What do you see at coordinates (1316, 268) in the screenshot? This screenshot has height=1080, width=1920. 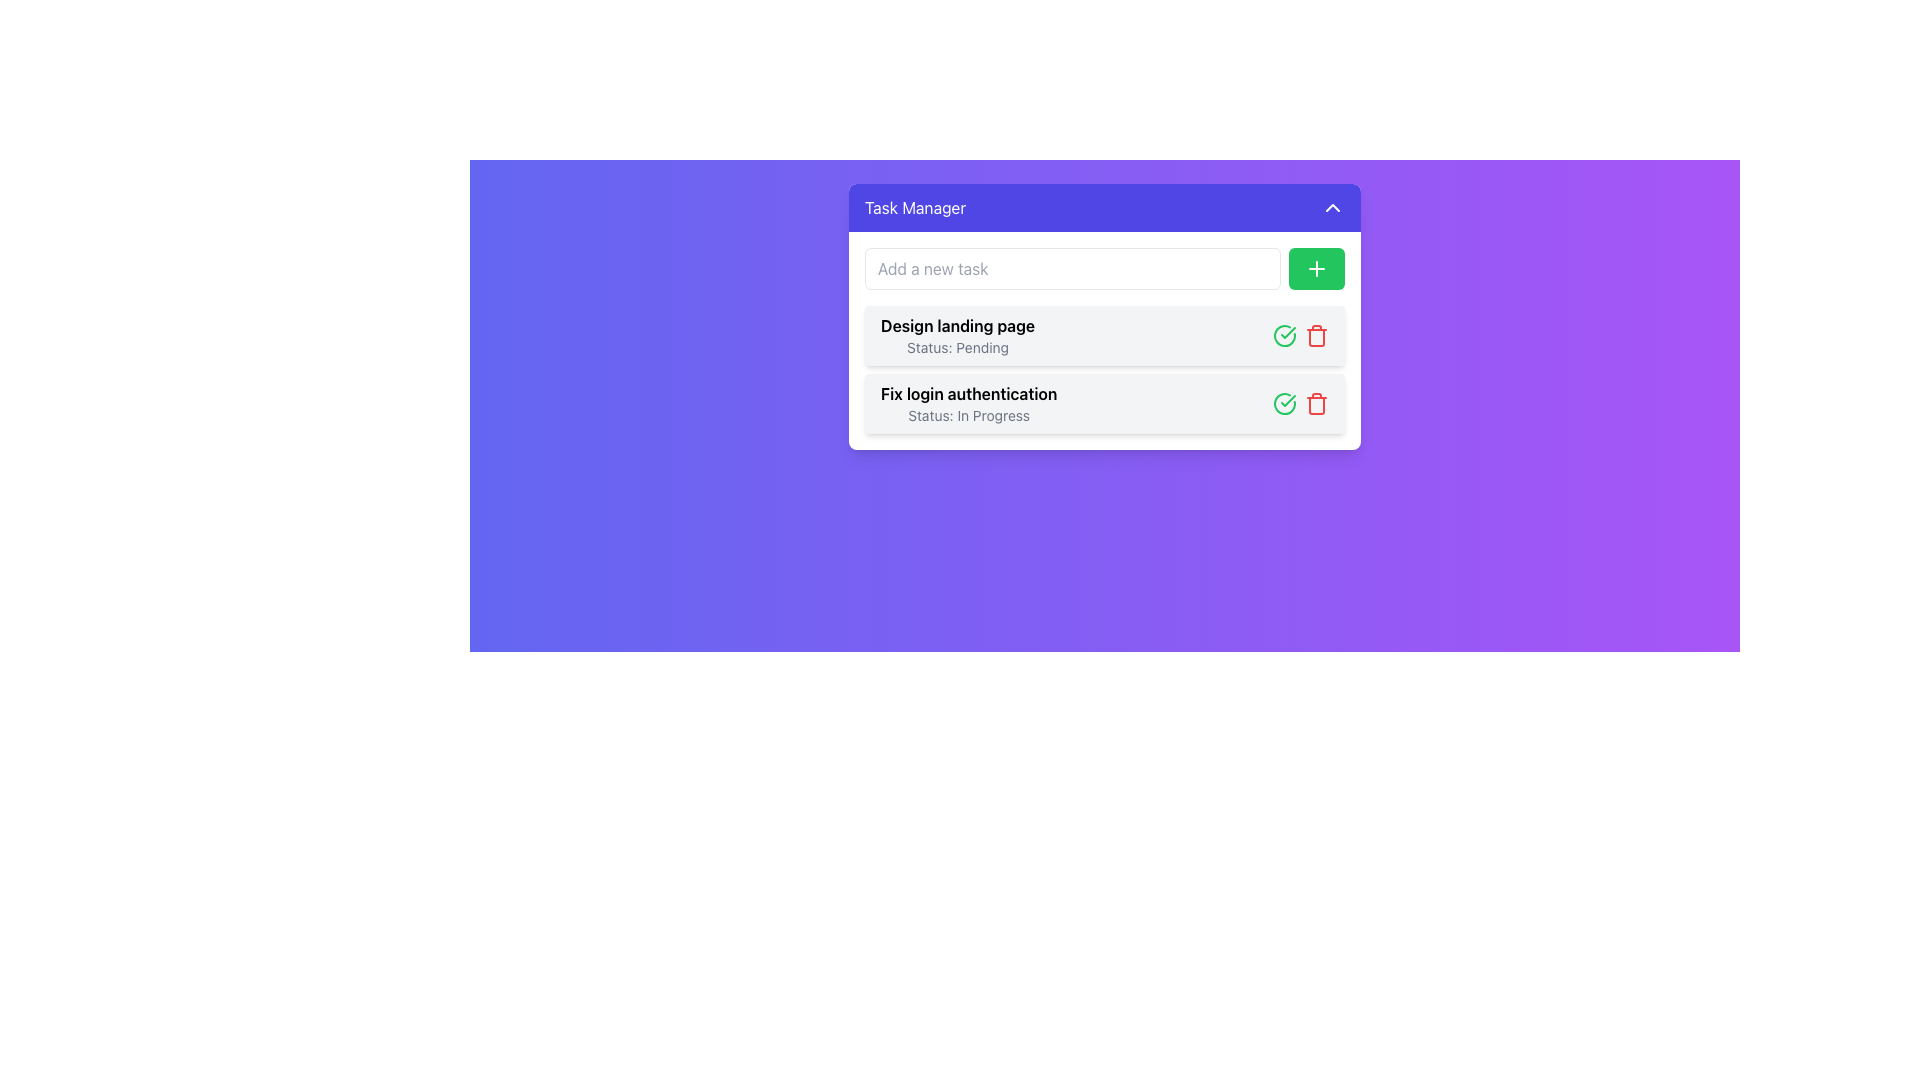 I see `the green button with a white plus icon located at the far-right end of the row below the 'Task Manager' title` at bounding box center [1316, 268].